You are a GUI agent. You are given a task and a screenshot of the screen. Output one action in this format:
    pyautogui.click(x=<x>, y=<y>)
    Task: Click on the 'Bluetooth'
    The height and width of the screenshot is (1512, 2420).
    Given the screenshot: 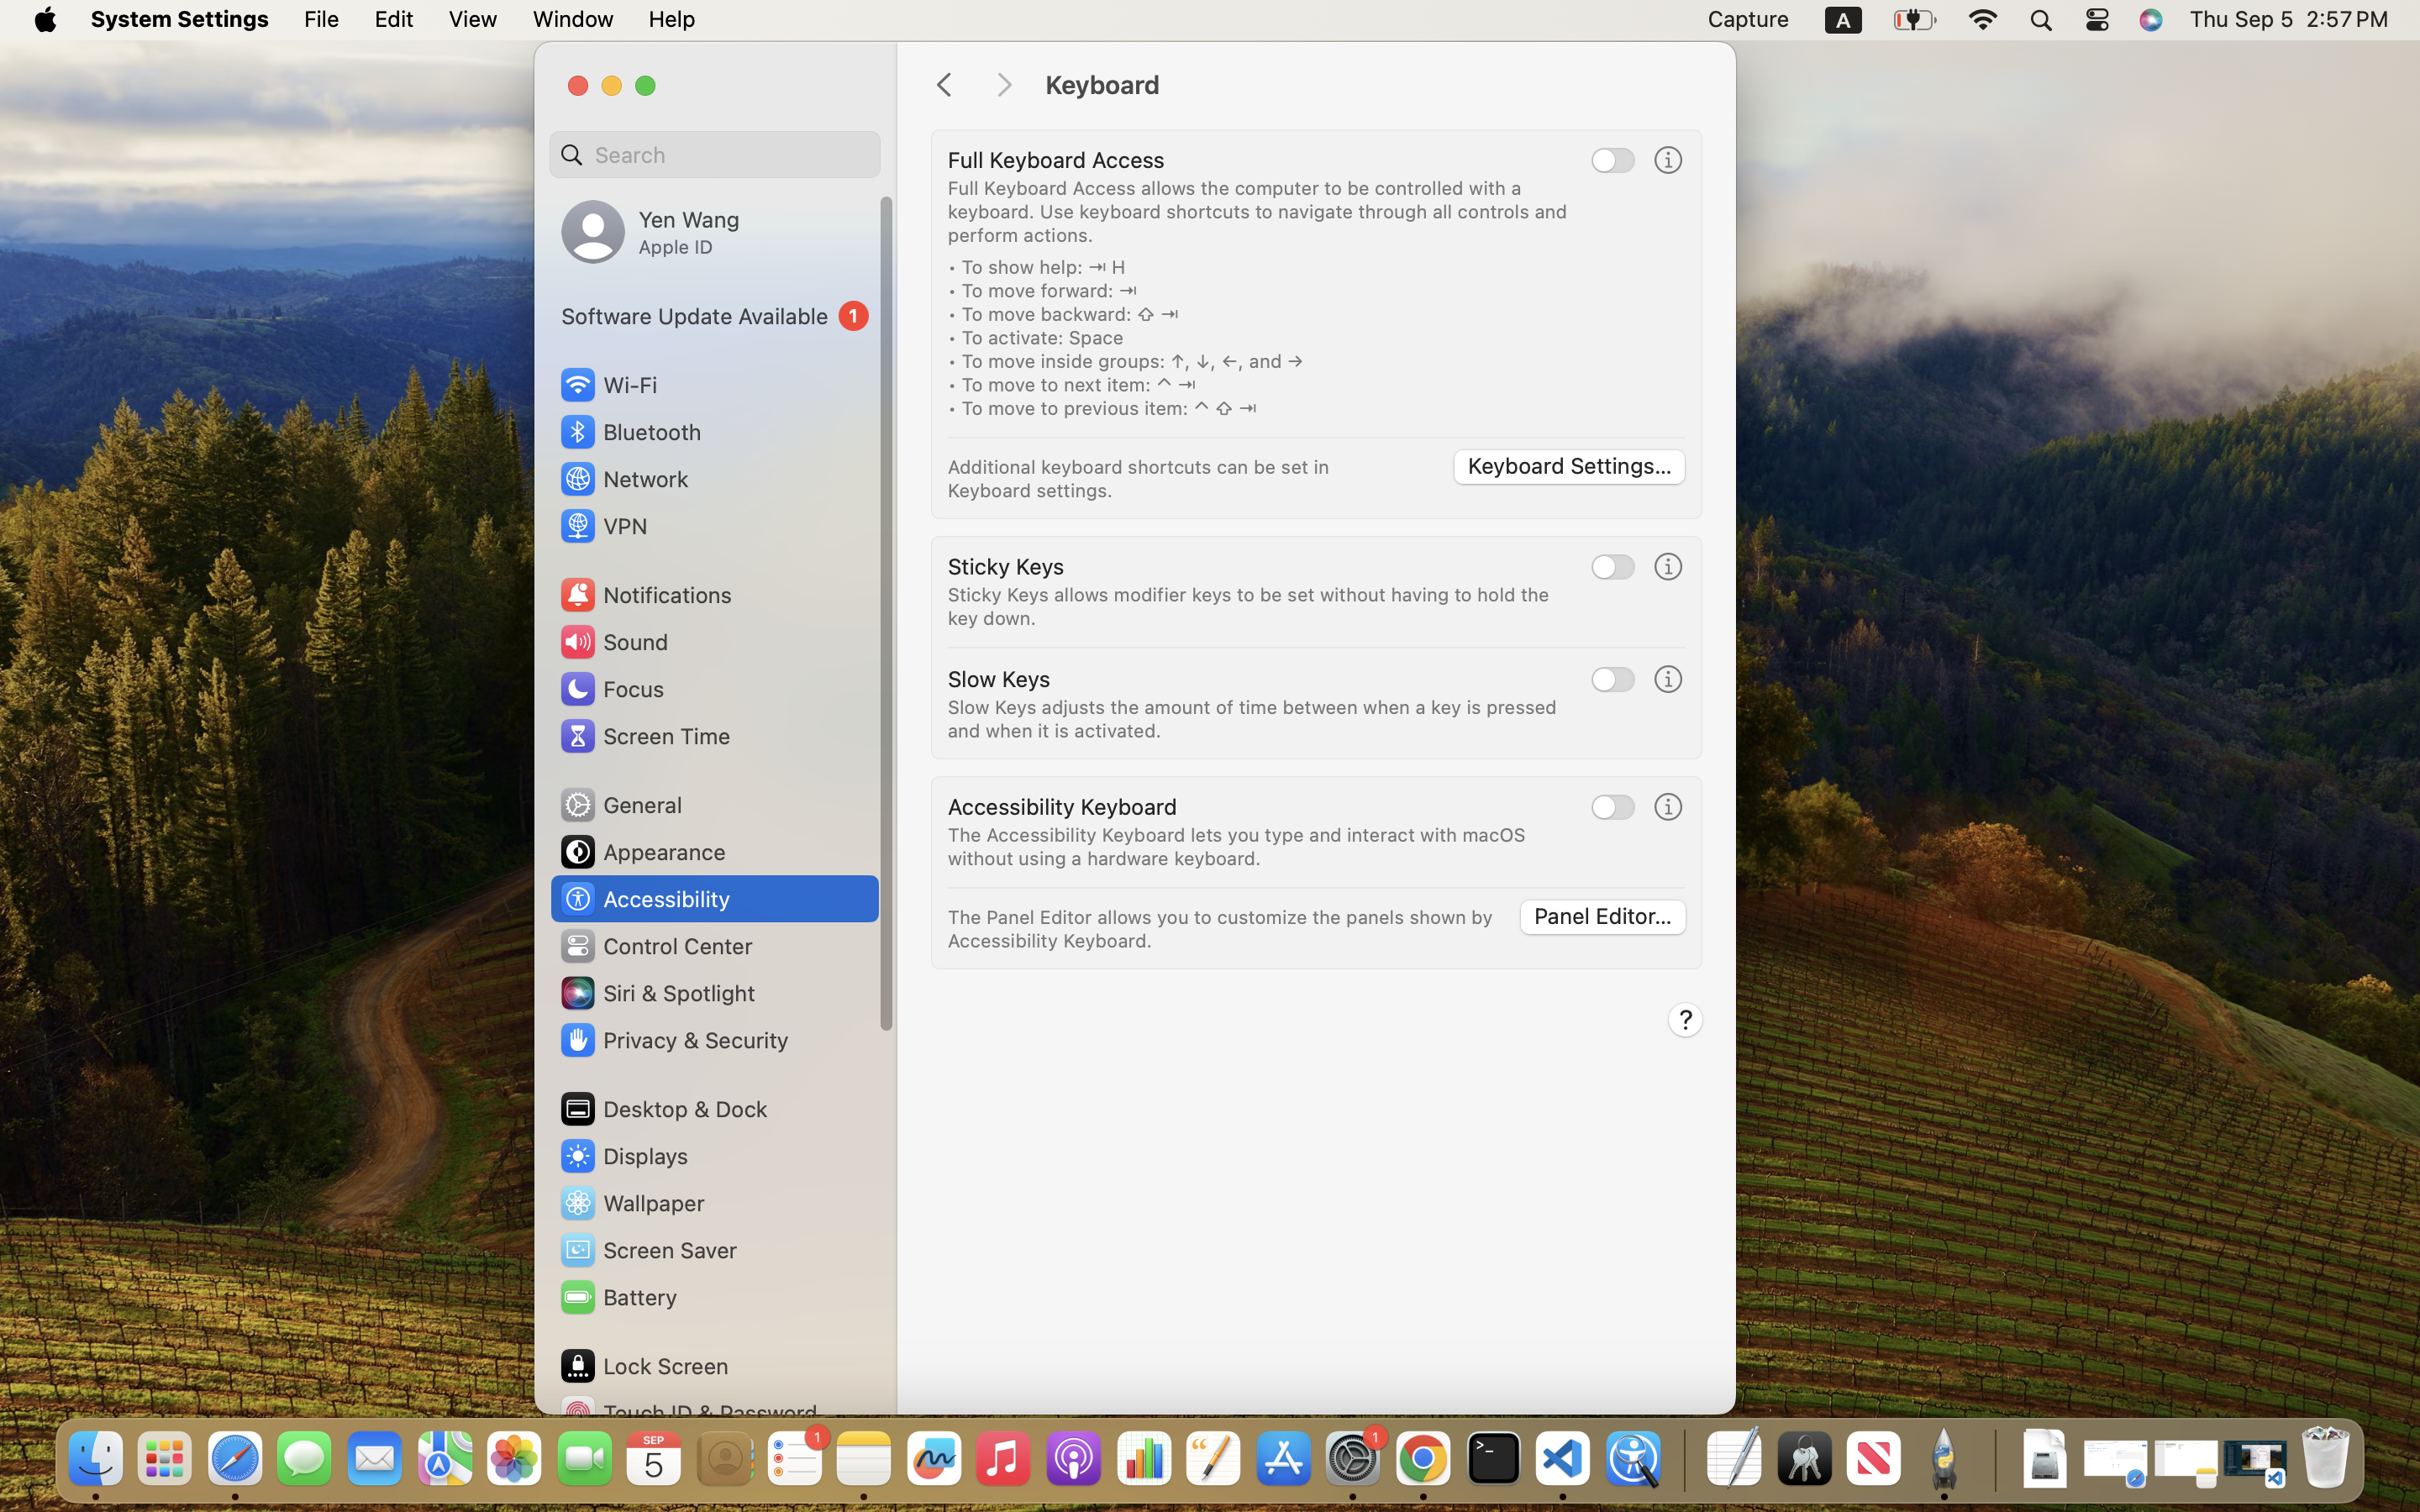 What is the action you would take?
    pyautogui.click(x=629, y=431)
    